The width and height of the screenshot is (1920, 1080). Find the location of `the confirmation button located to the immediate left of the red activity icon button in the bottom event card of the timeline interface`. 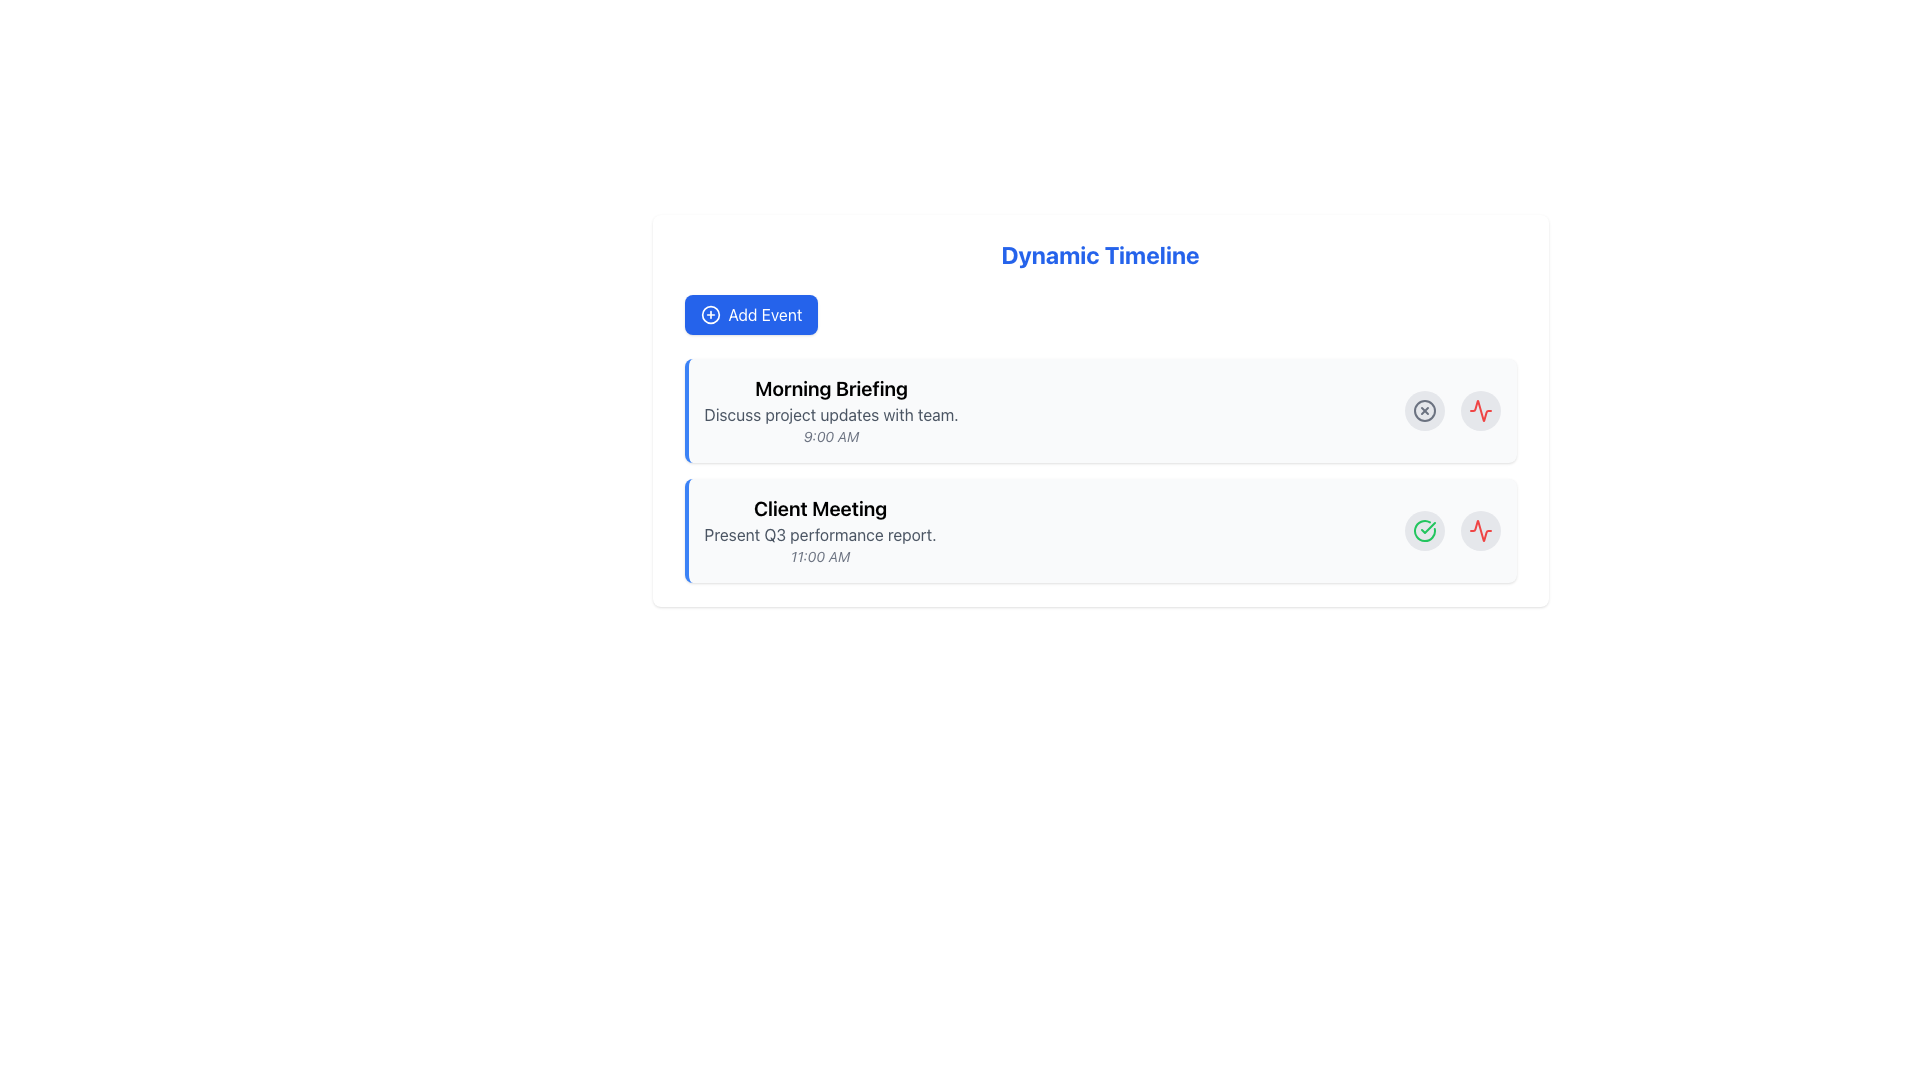

the confirmation button located to the immediate left of the red activity icon button in the bottom event card of the timeline interface is located at coordinates (1423, 530).